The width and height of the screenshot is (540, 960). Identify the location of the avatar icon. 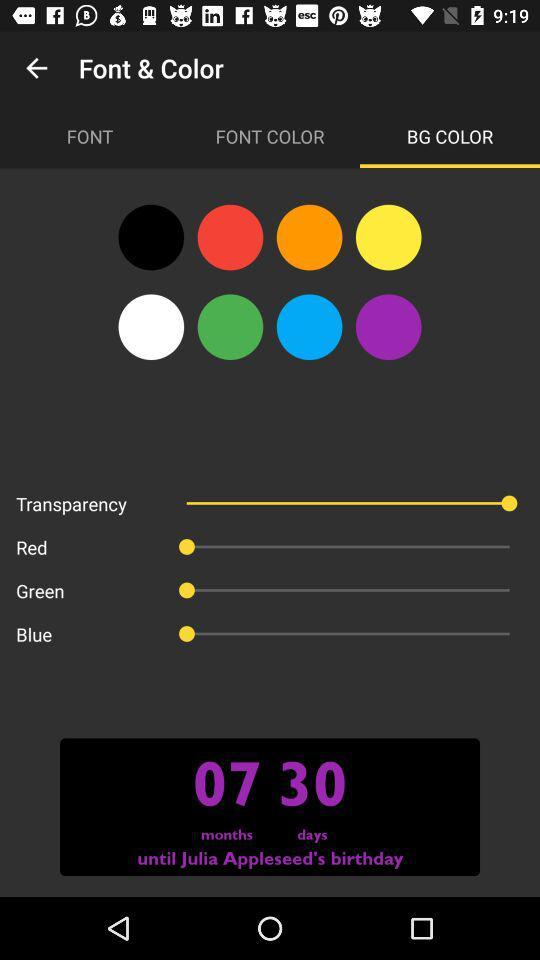
(388, 327).